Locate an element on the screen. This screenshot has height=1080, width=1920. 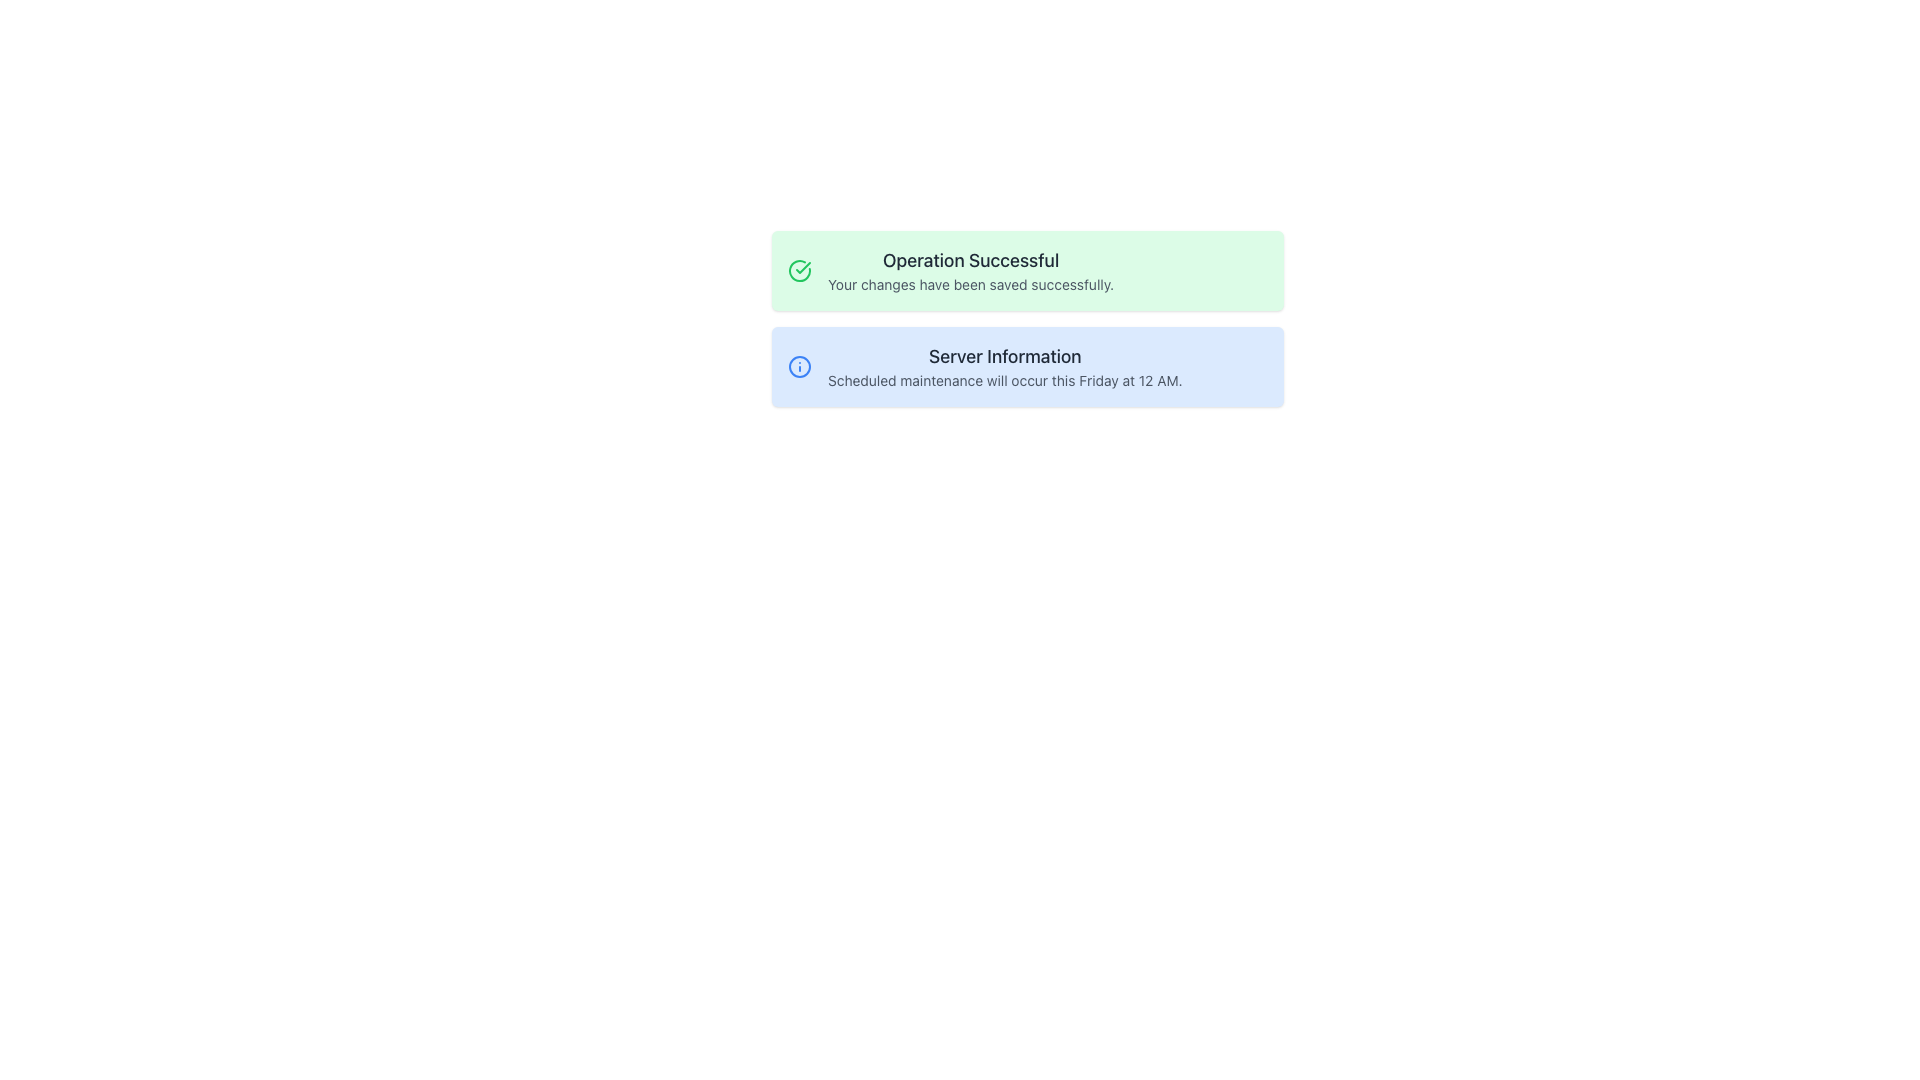
the blue outlined circular SVG icon that represents the server information, located at the beginning of the server information text block is located at coordinates (800, 366).